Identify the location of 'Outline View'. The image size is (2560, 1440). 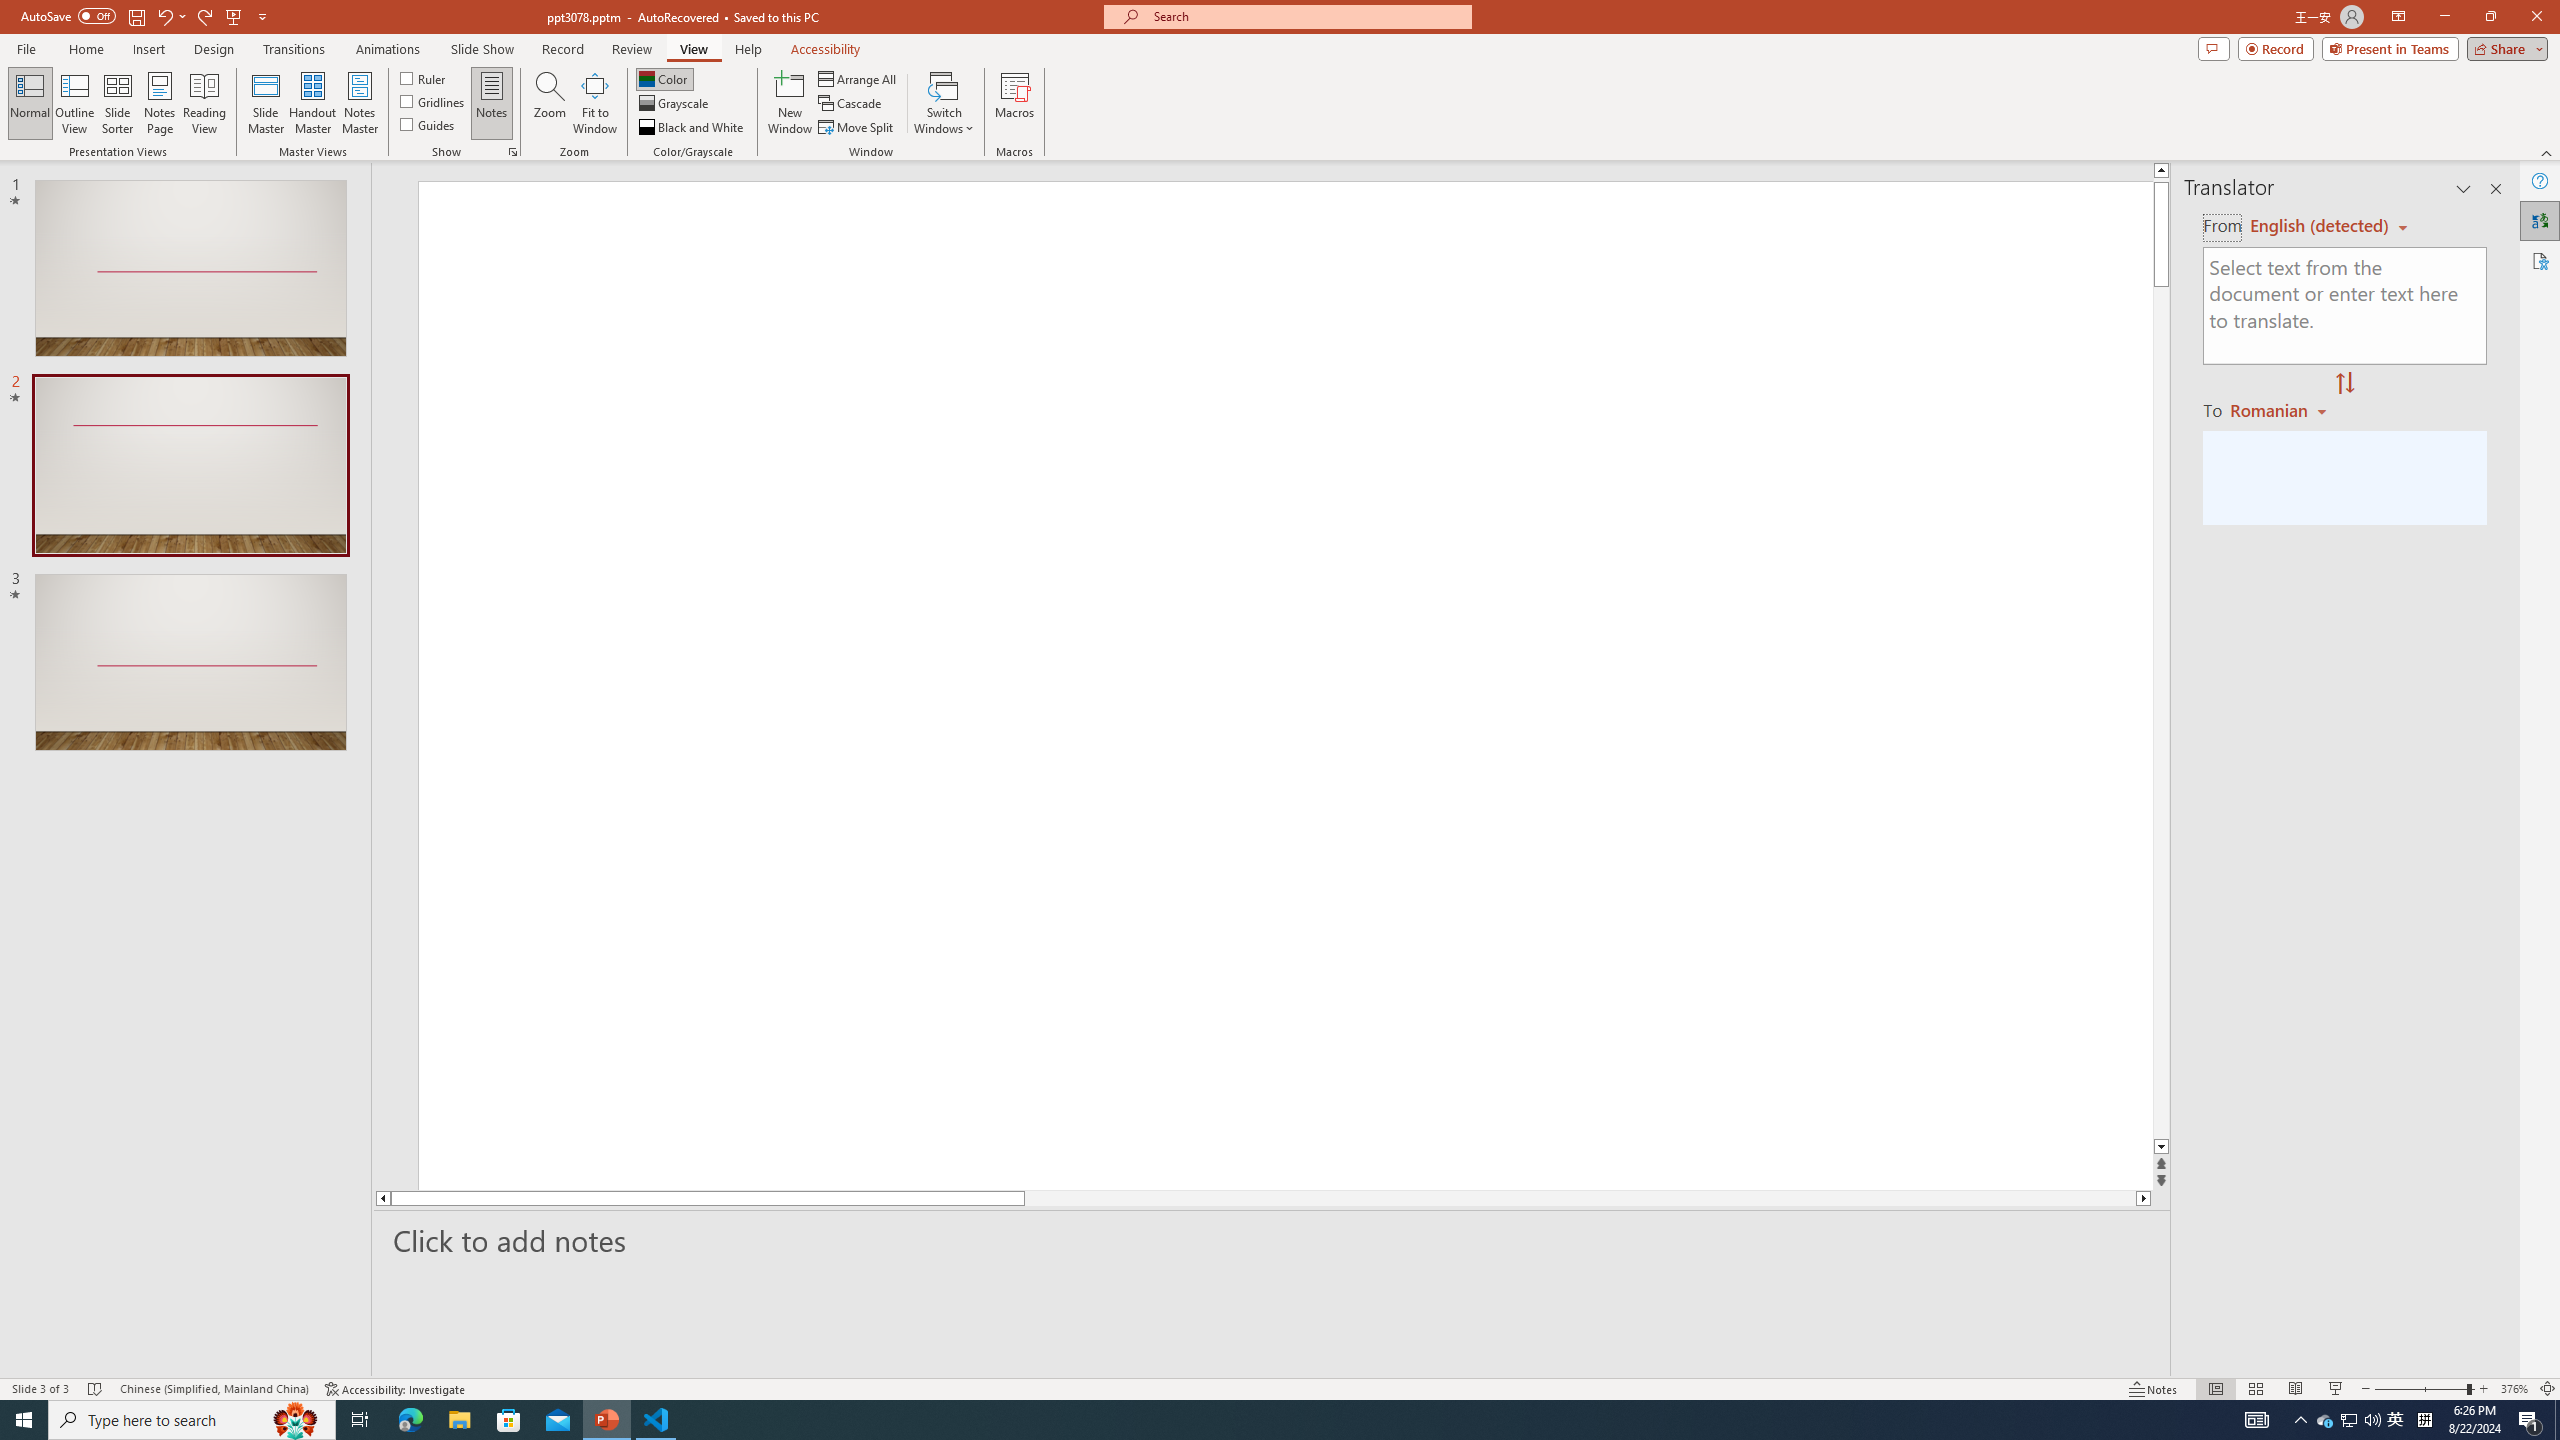
(74, 103).